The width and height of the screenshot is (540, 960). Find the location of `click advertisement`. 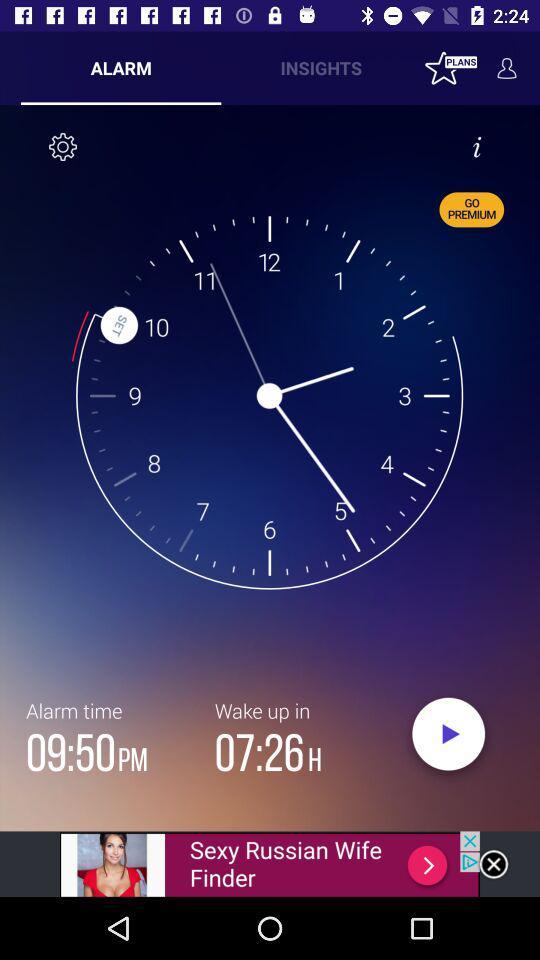

click advertisement is located at coordinates (270, 863).